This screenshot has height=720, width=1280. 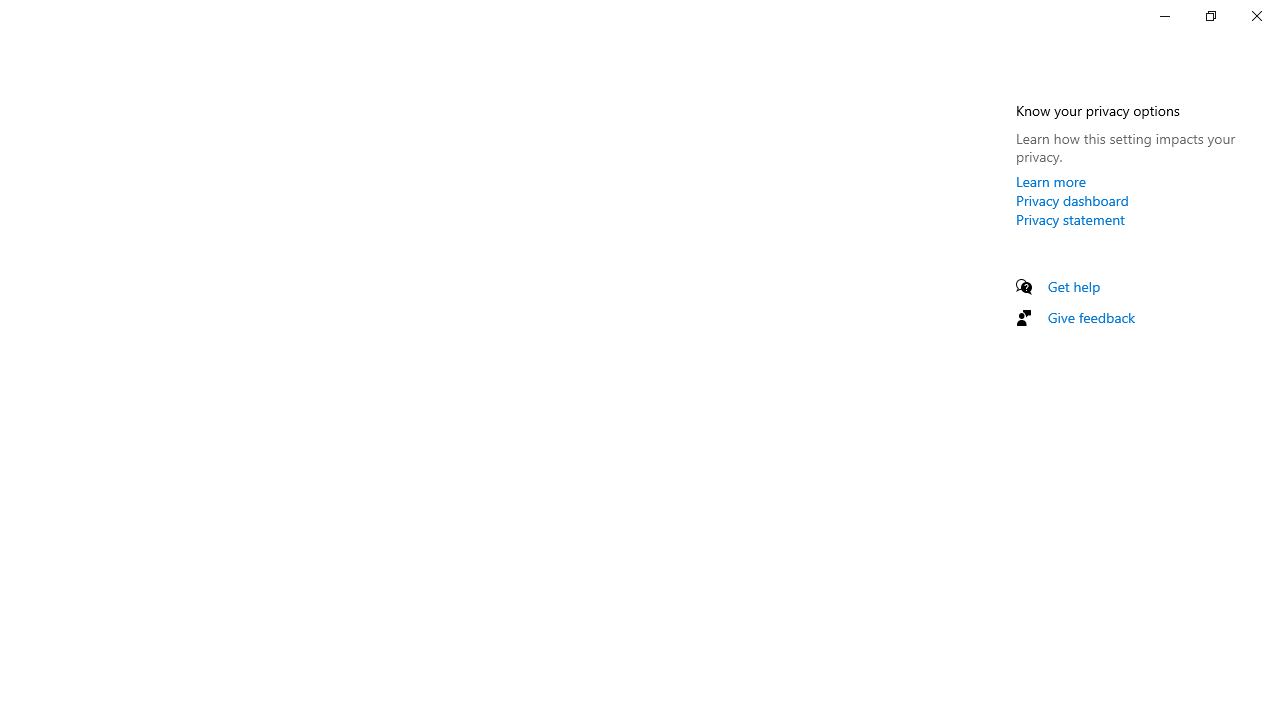 What do you see at coordinates (1255, 15) in the screenshot?
I see `'Close Settings'` at bounding box center [1255, 15].